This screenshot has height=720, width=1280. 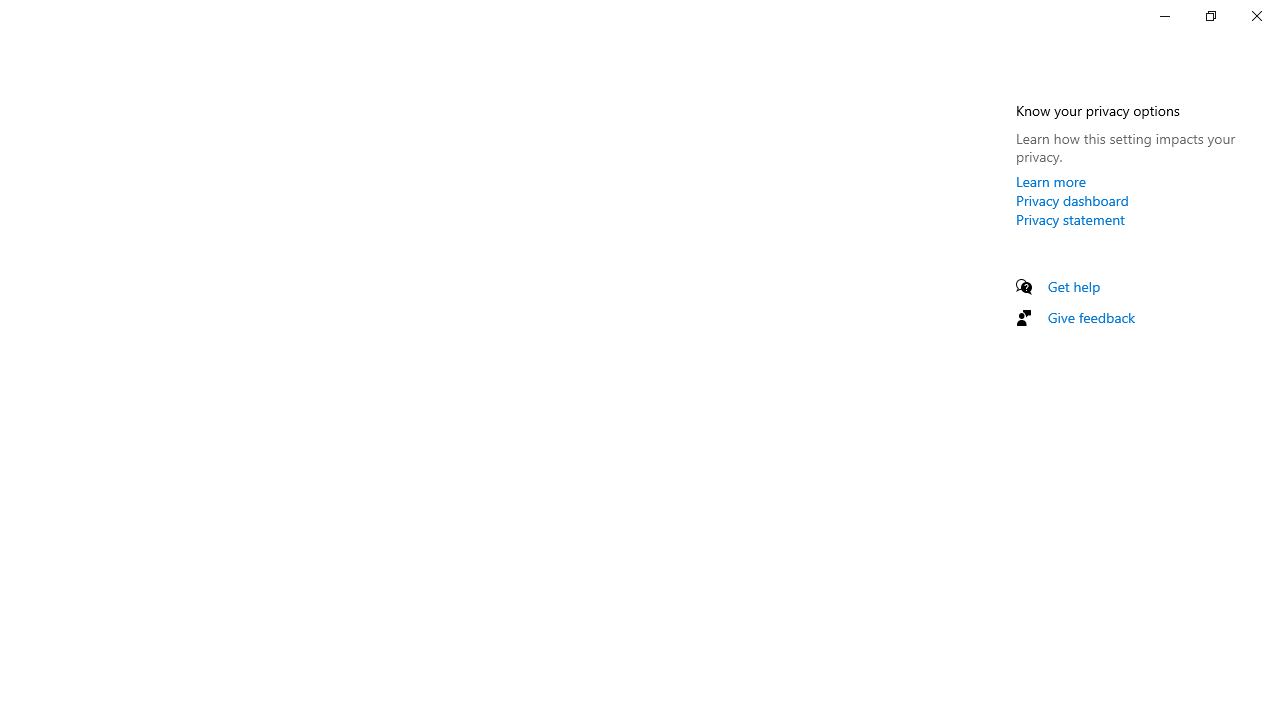 What do you see at coordinates (1255, 15) in the screenshot?
I see `'Close Settings'` at bounding box center [1255, 15].